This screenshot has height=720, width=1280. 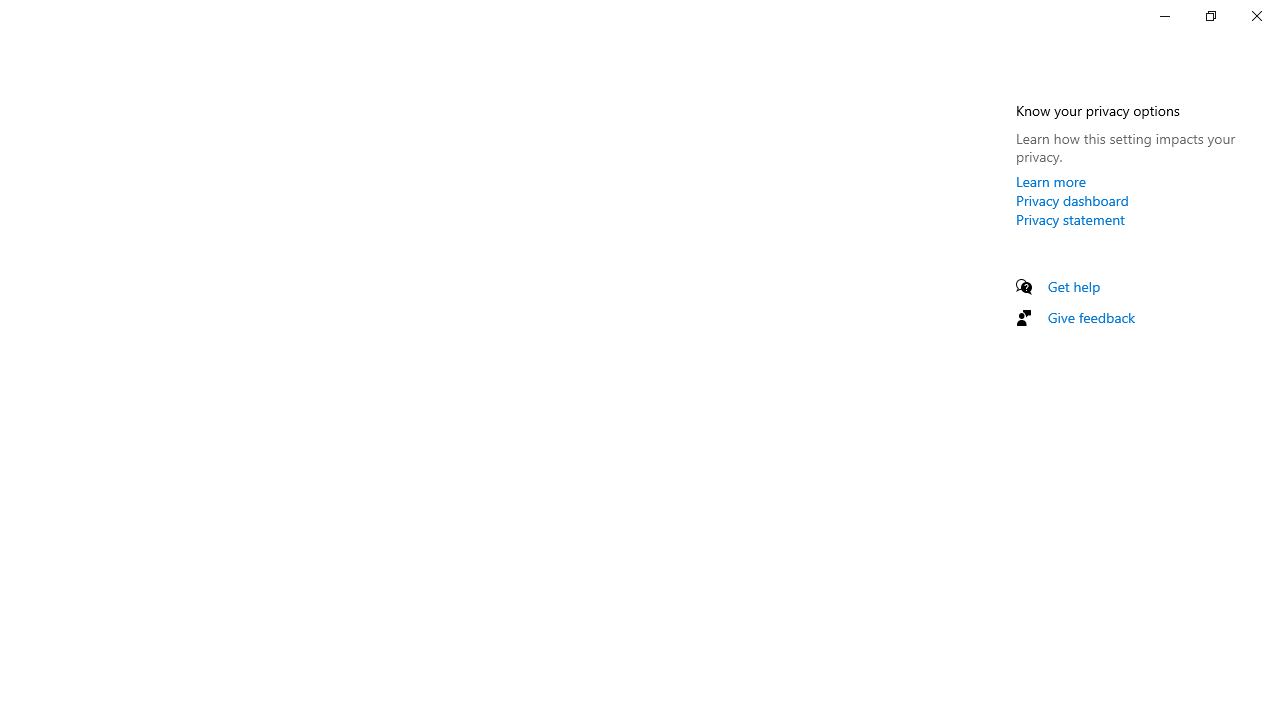 What do you see at coordinates (1255, 15) in the screenshot?
I see `'Close Settings'` at bounding box center [1255, 15].